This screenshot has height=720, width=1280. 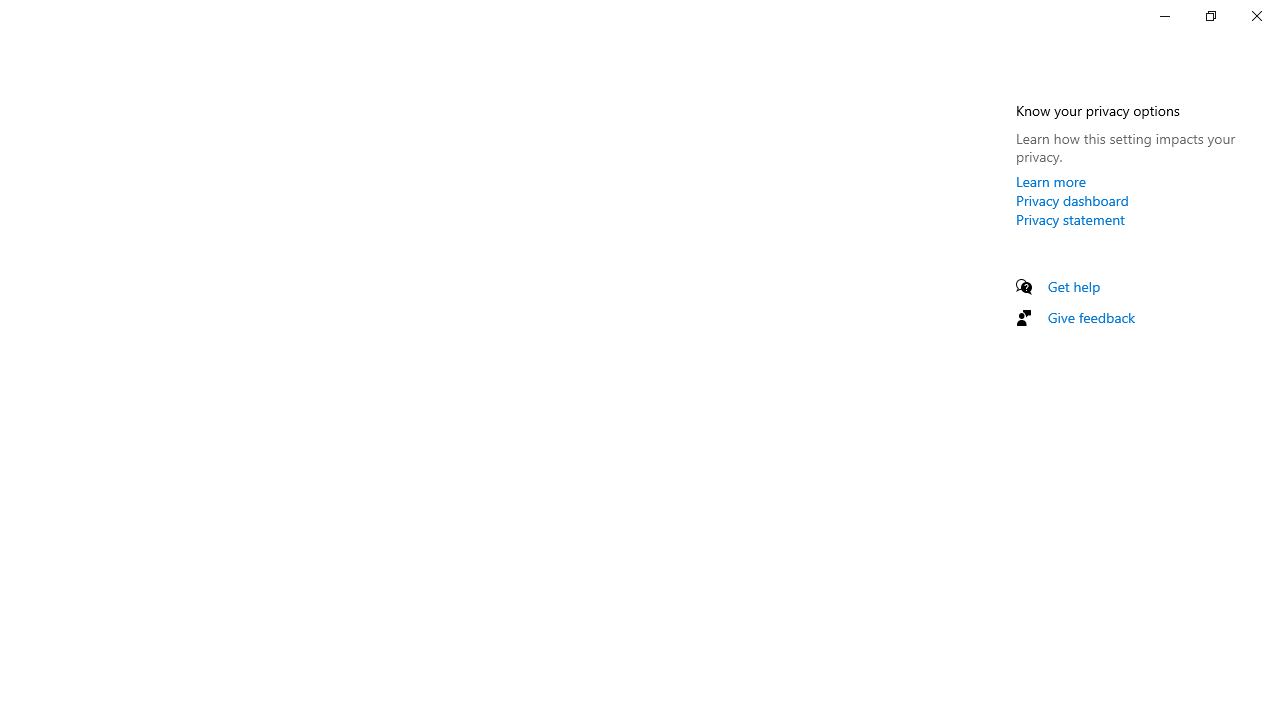 What do you see at coordinates (1255, 15) in the screenshot?
I see `'Close Settings'` at bounding box center [1255, 15].